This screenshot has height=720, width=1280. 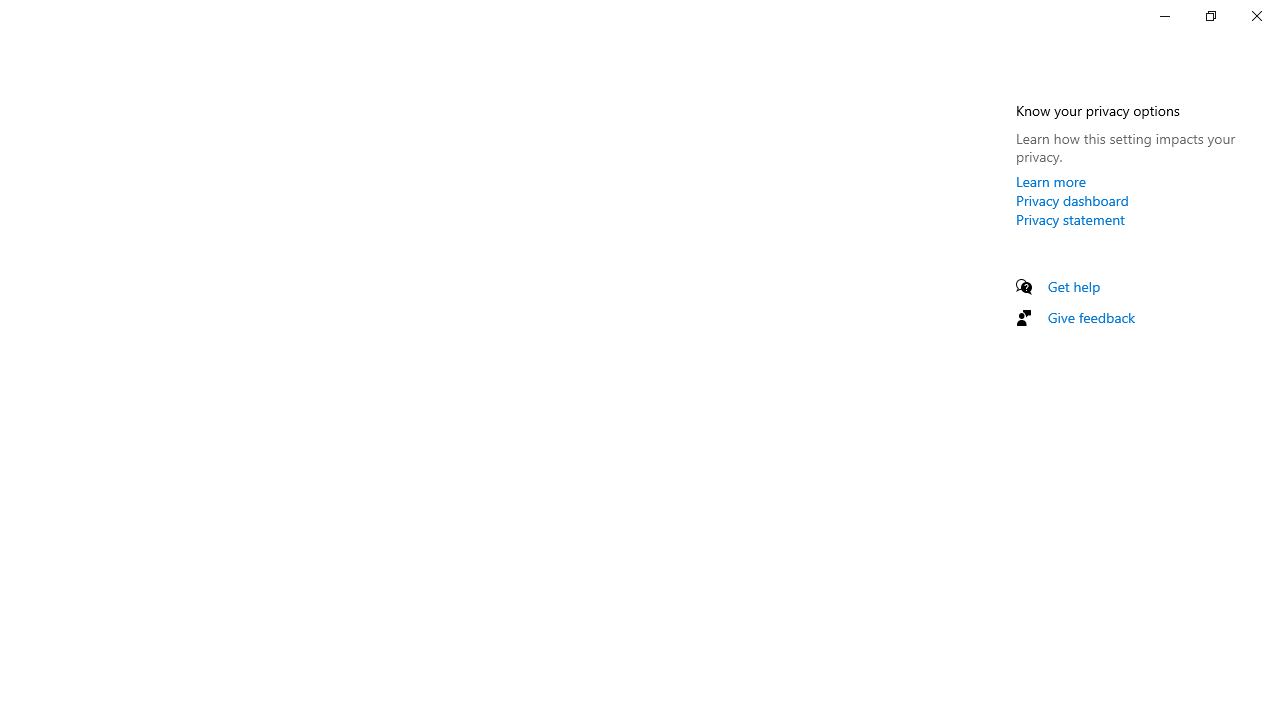 What do you see at coordinates (1255, 15) in the screenshot?
I see `'Close Settings'` at bounding box center [1255, 15].